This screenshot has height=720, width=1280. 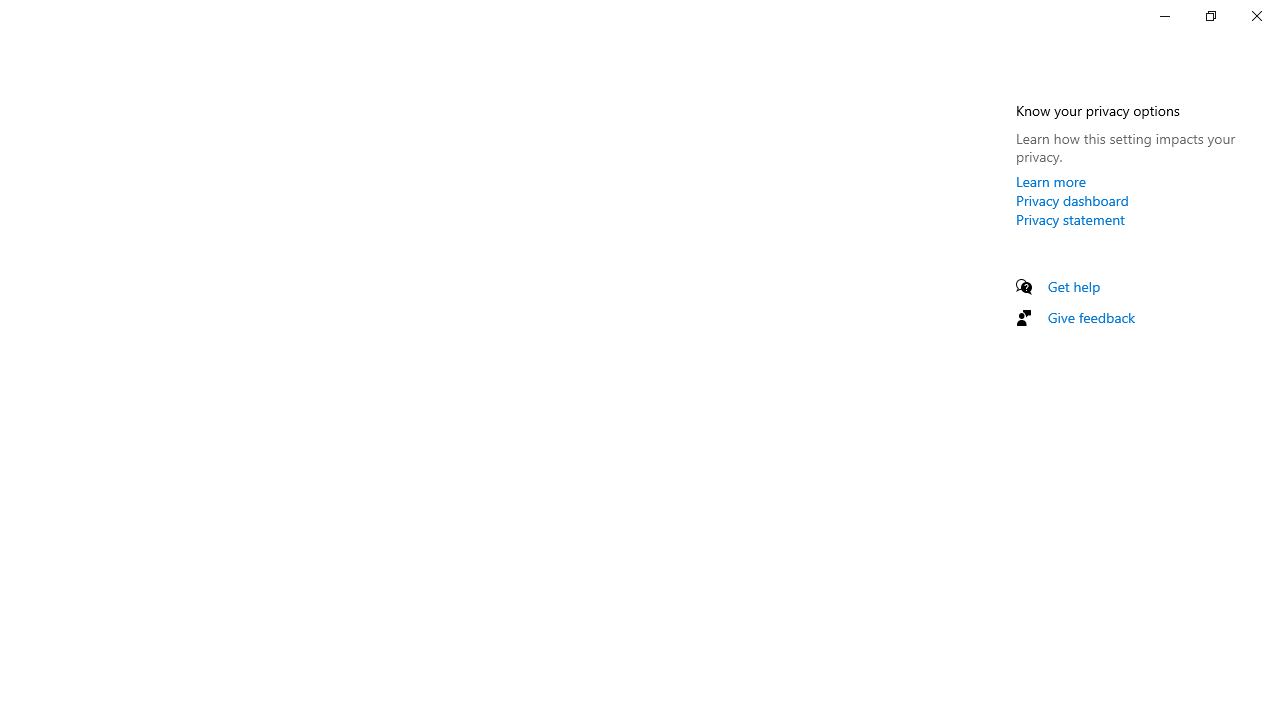 What do you see at coordinates (1255, 15) in the screenshot?
I see `'Close Settings'` at bounding box center [1255, 15].